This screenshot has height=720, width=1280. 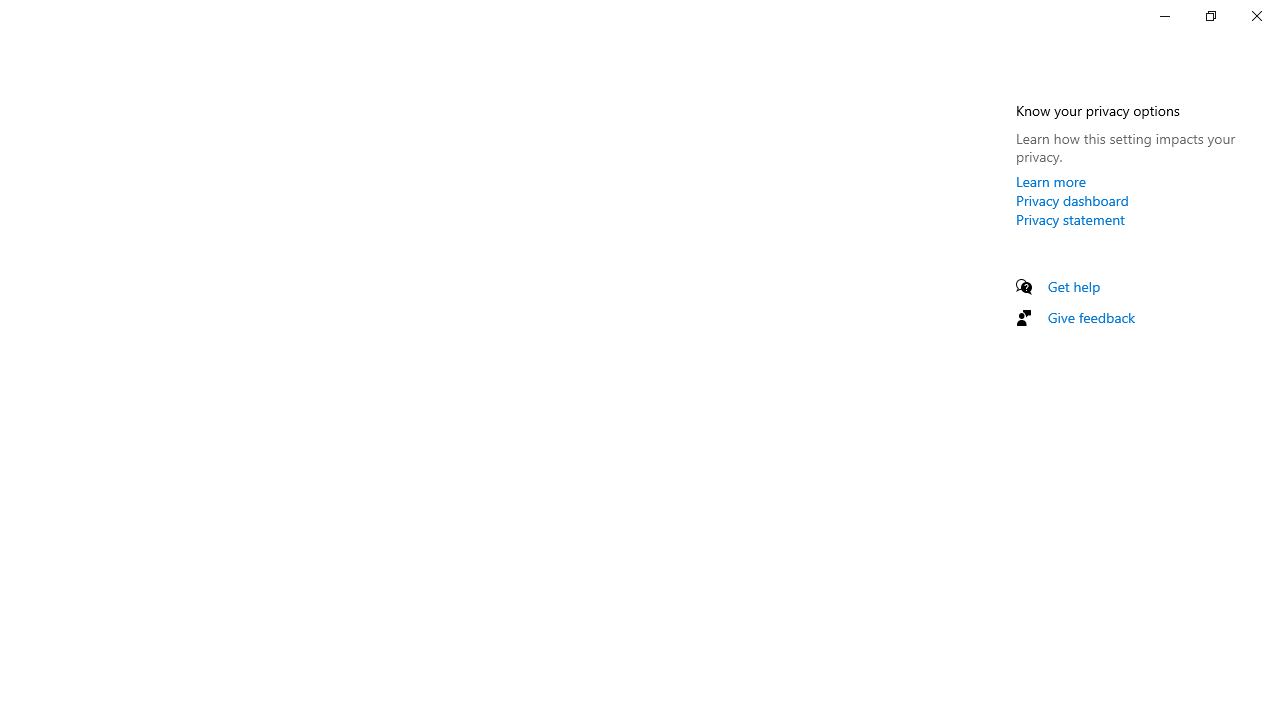 What do you see at coordinates (1255, 15) in the screenshot?
I see `'Close Settings'` at bounding box center [1255, 15].